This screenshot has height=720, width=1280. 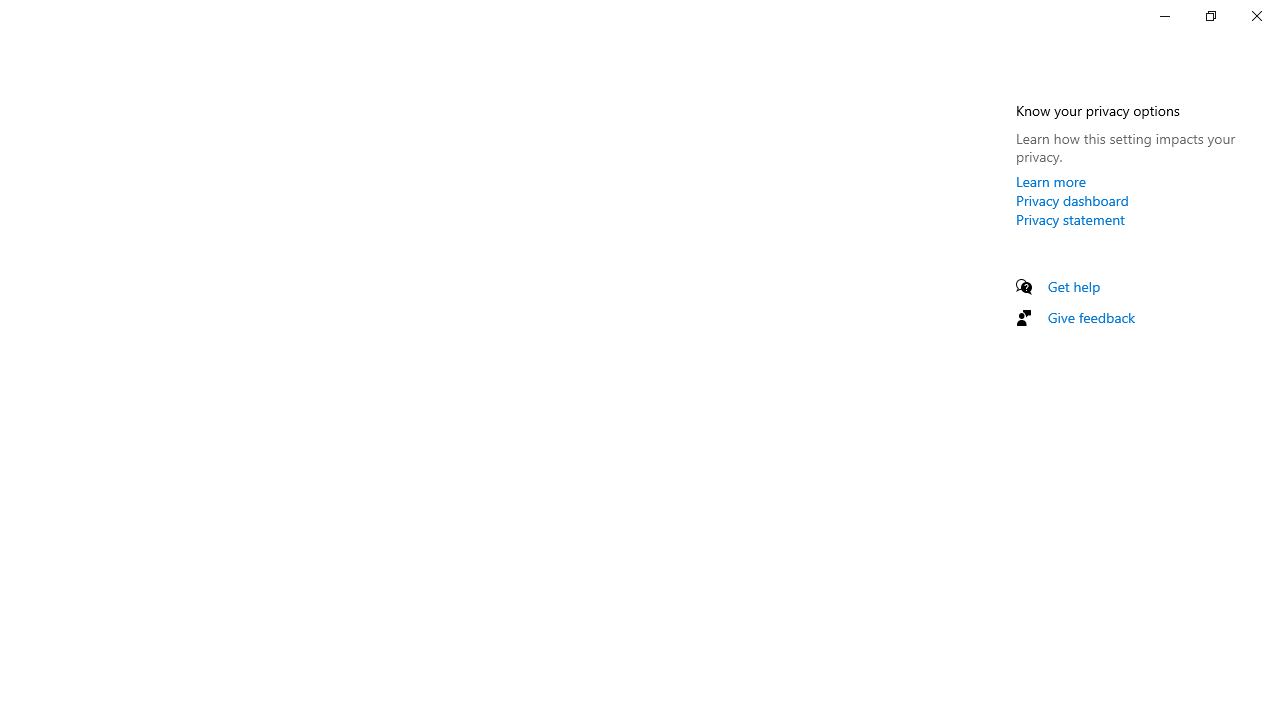 What do you see at coordinates (1255, 15) in the screenshot?
I see `'Close Settings'` at bounding box center [1255, 15].